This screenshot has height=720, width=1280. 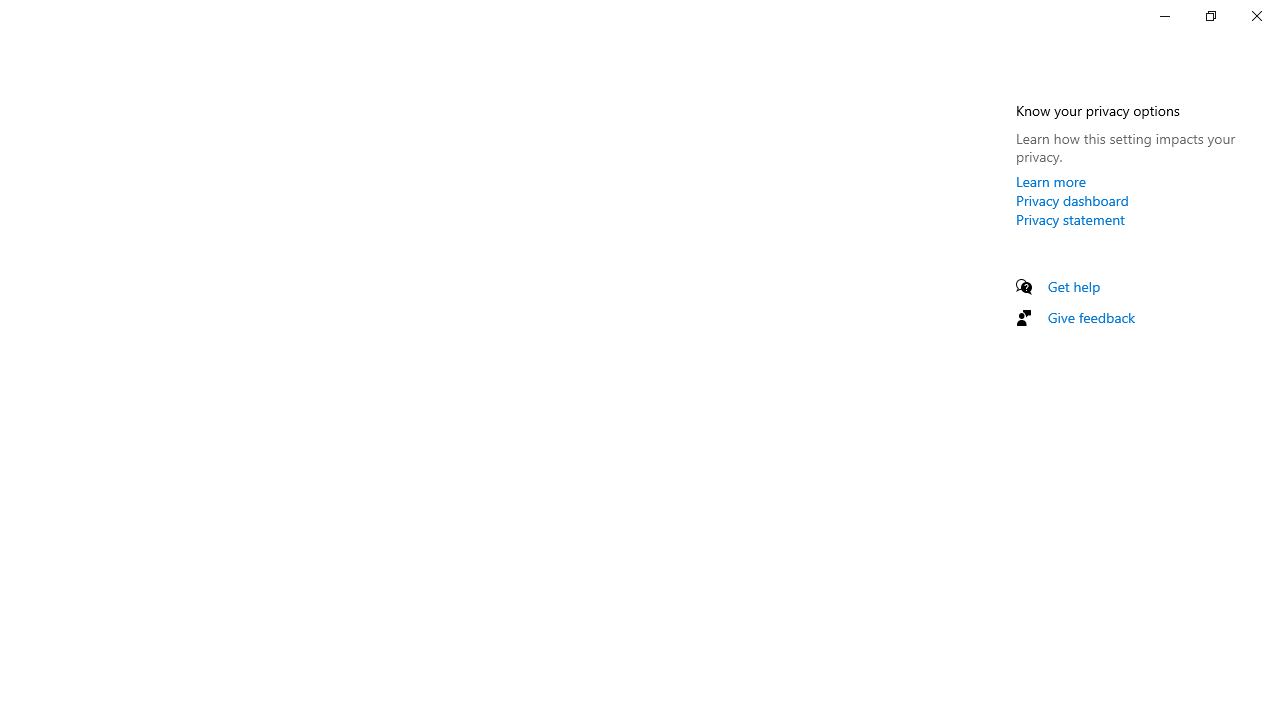 What do you see at coordinates (1255, 15) in the screenshot?
I see `'Close Settings'` at bounding box center [1255, 15].